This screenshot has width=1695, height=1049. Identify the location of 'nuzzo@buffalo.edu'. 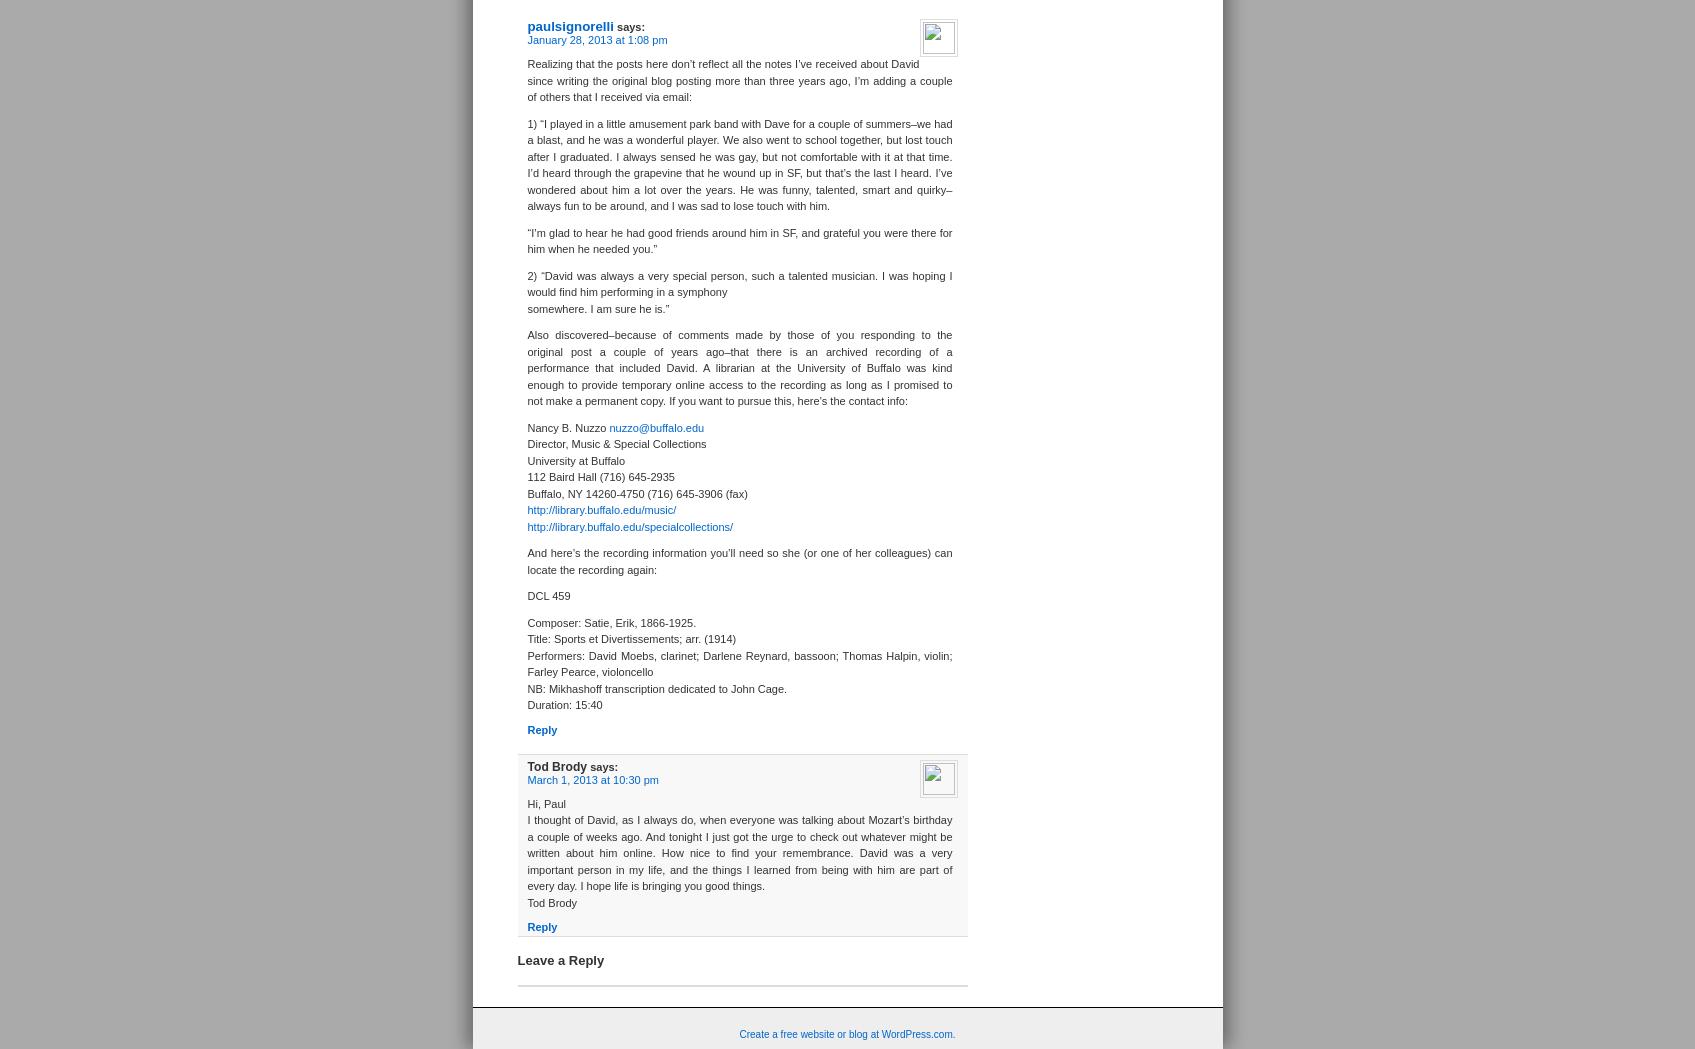
(656, 426).